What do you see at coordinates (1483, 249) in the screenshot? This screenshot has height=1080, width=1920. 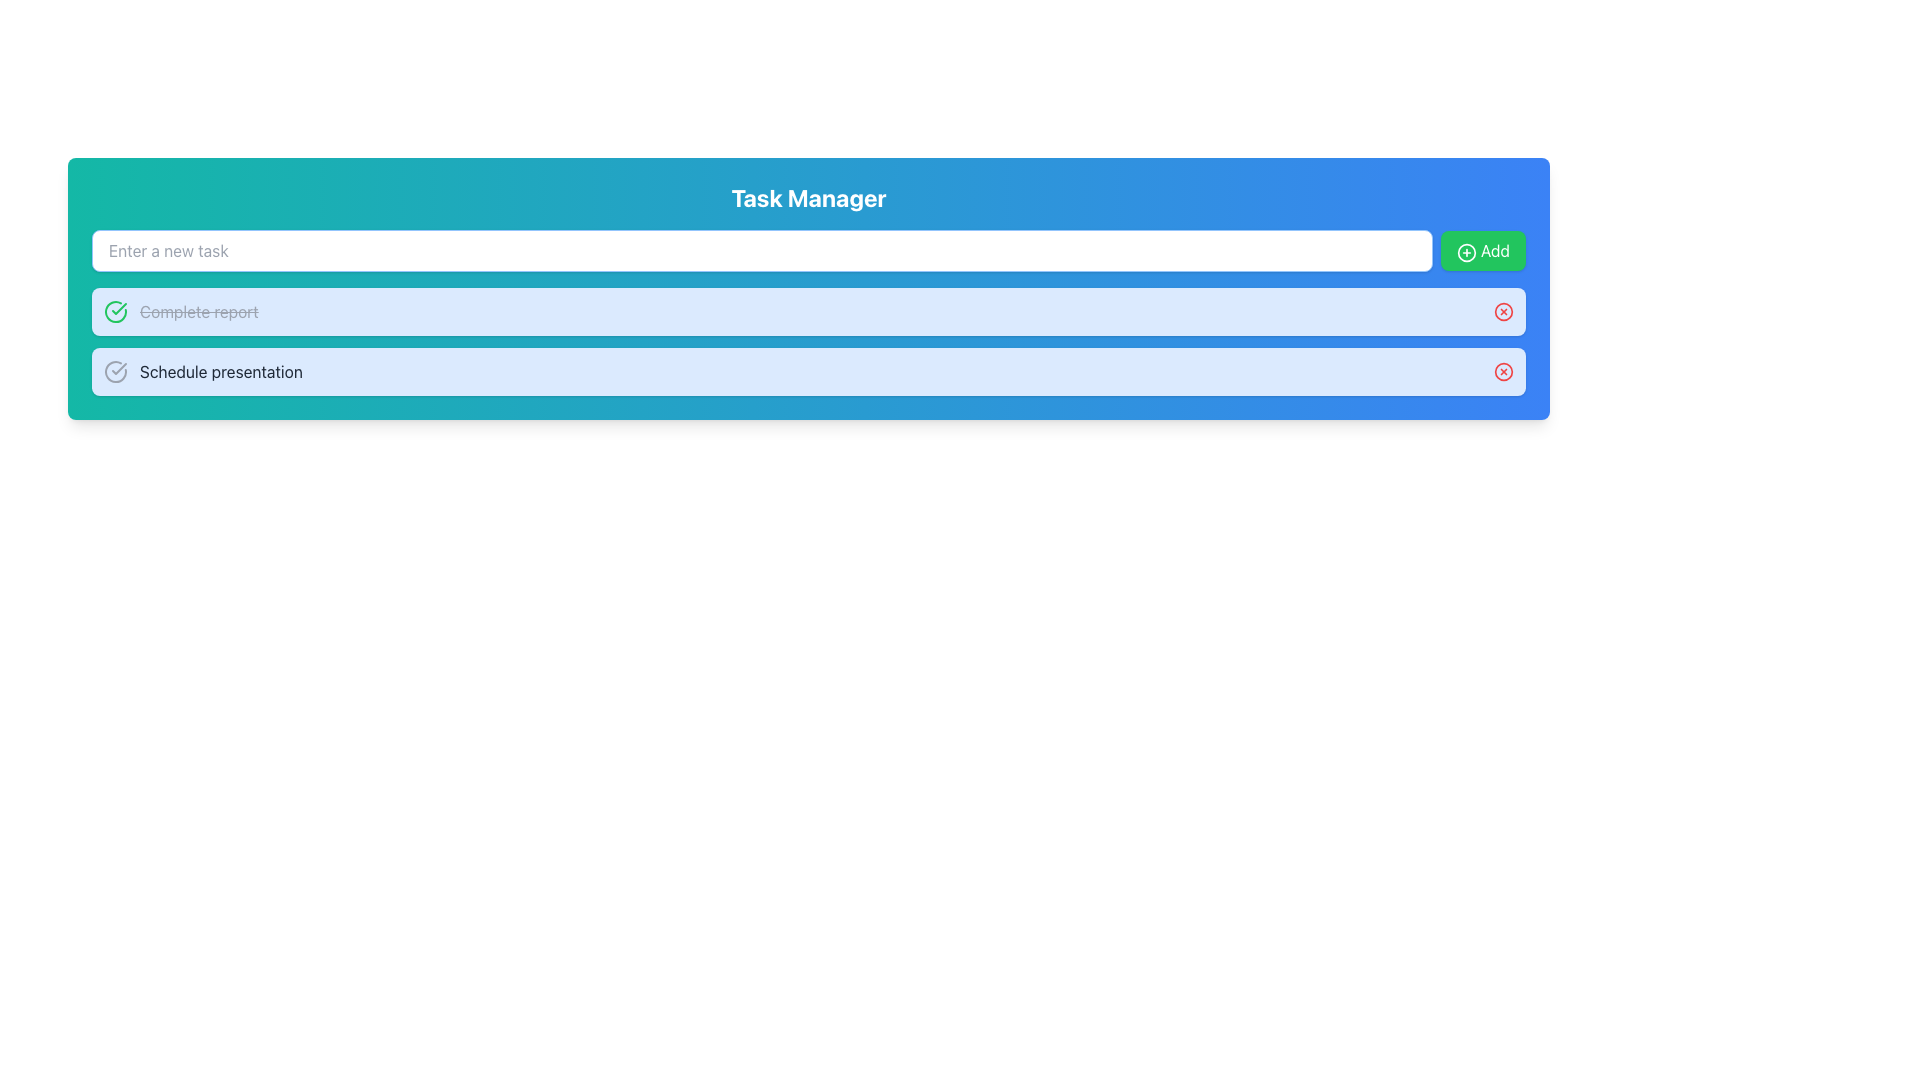 I see `the button located on the right side of the top input field to initiate the action of adding tasks or items` at bounding box center [1483, 249].